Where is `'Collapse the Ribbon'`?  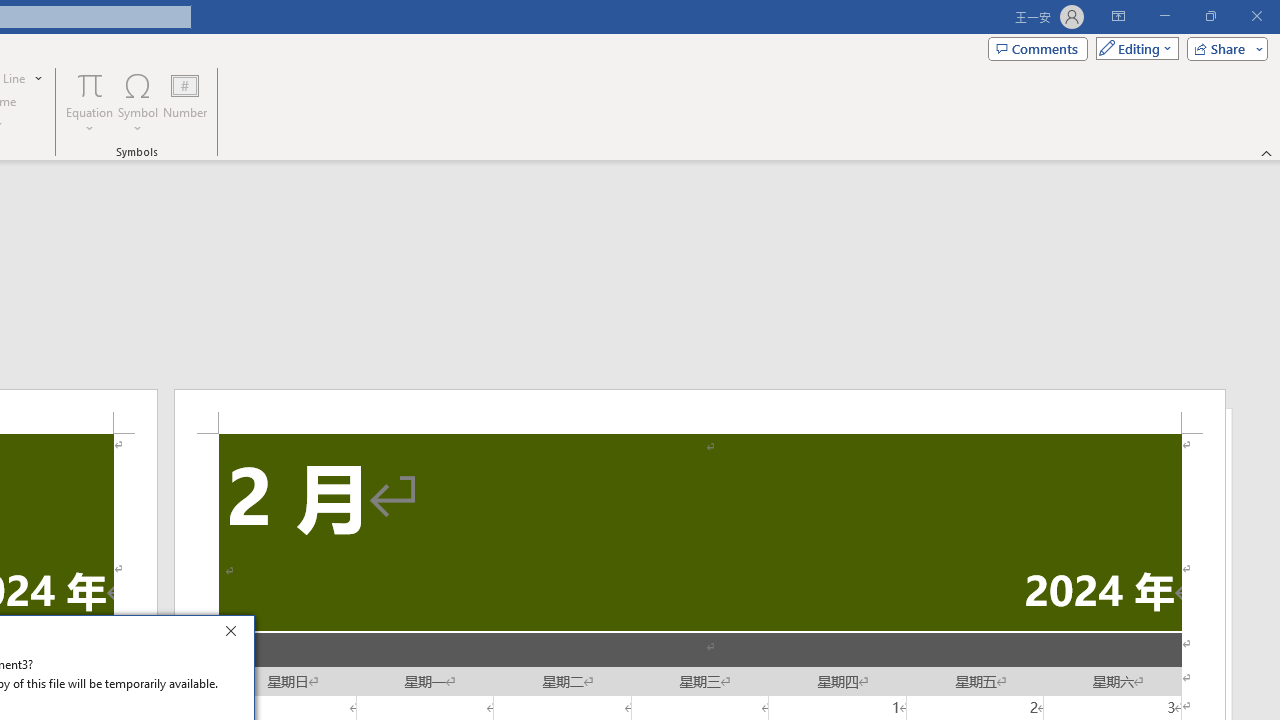
'Collapse the Ribbon' is located at coordinates (1266, 152).